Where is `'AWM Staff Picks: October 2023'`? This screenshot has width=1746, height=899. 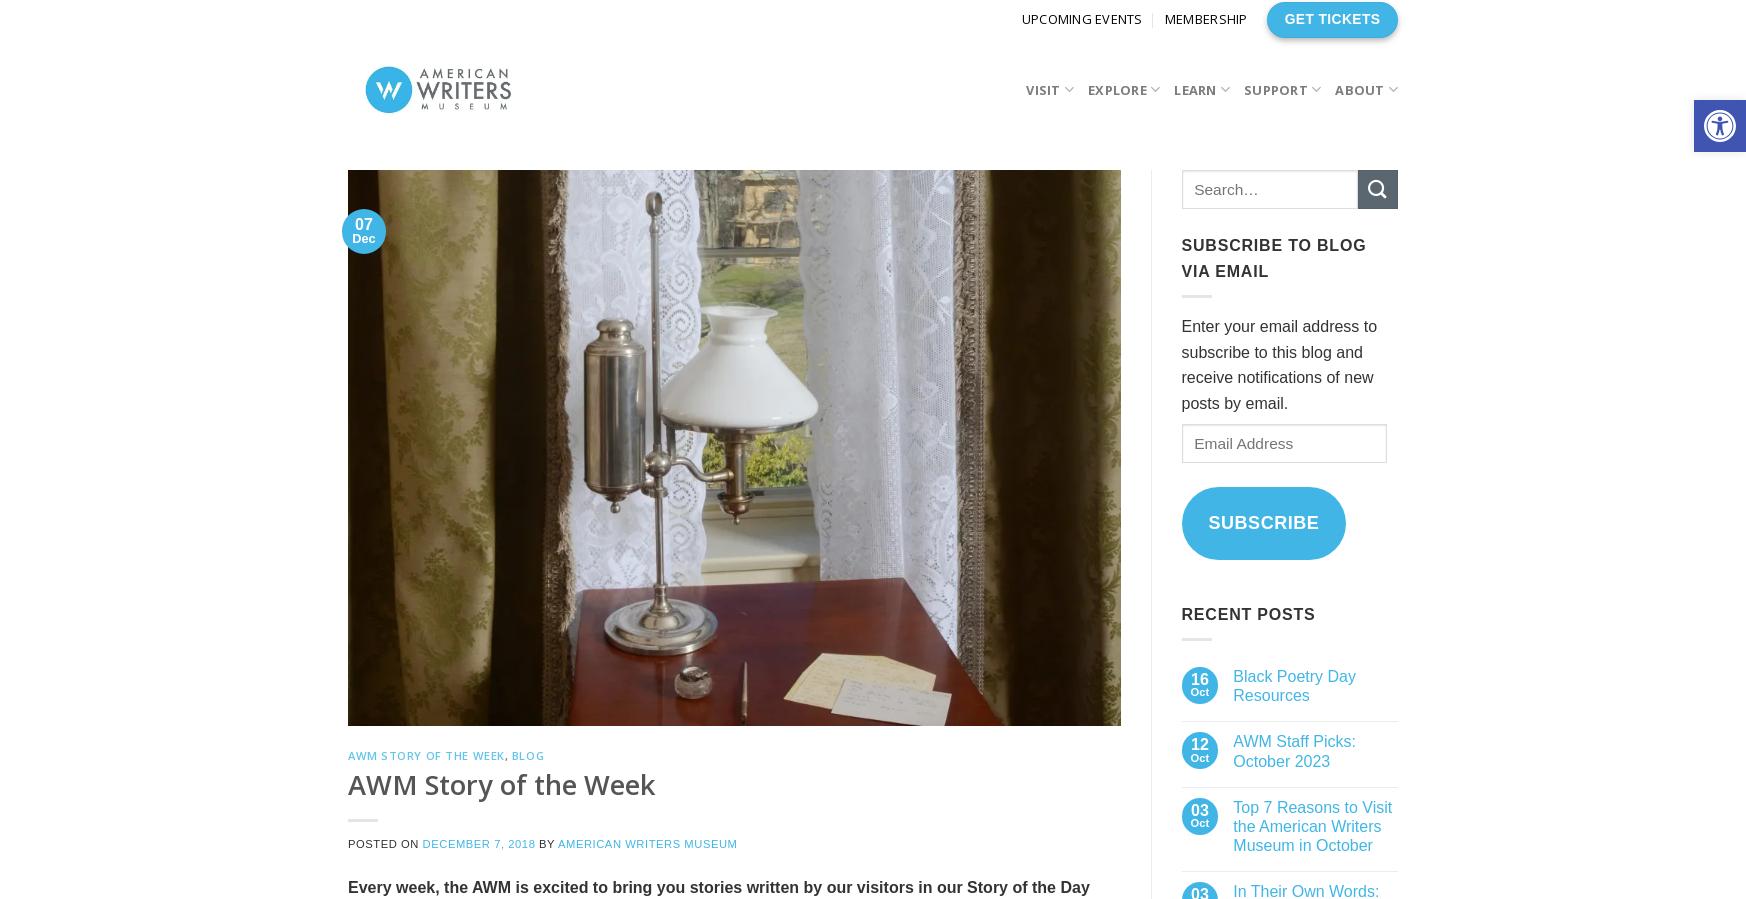
'AWM Staff Picks: October 2023' is located at coordinates (1292, 751).